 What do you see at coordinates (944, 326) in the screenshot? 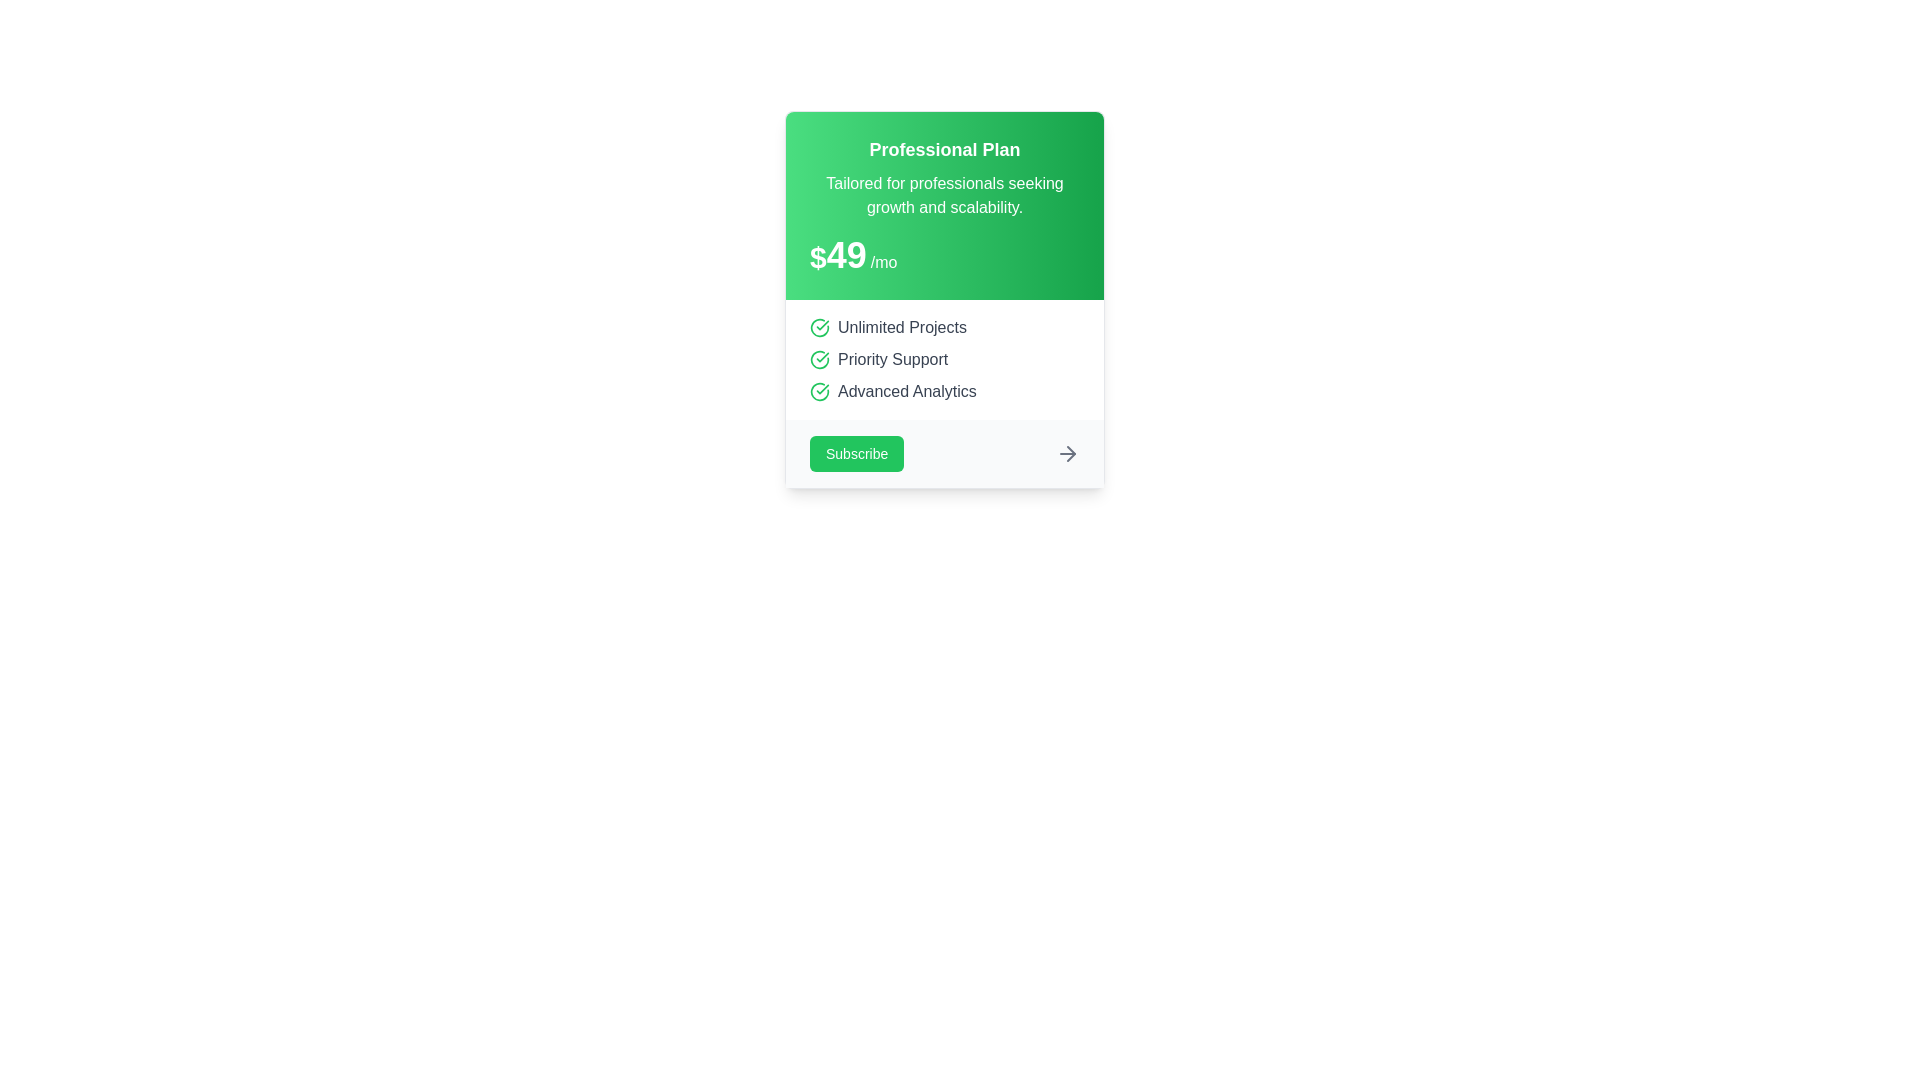
I see `the 'Unlimited Projects' text label and its associated group under the 'Professional Plan' heading` at bounding box center [944, 326].